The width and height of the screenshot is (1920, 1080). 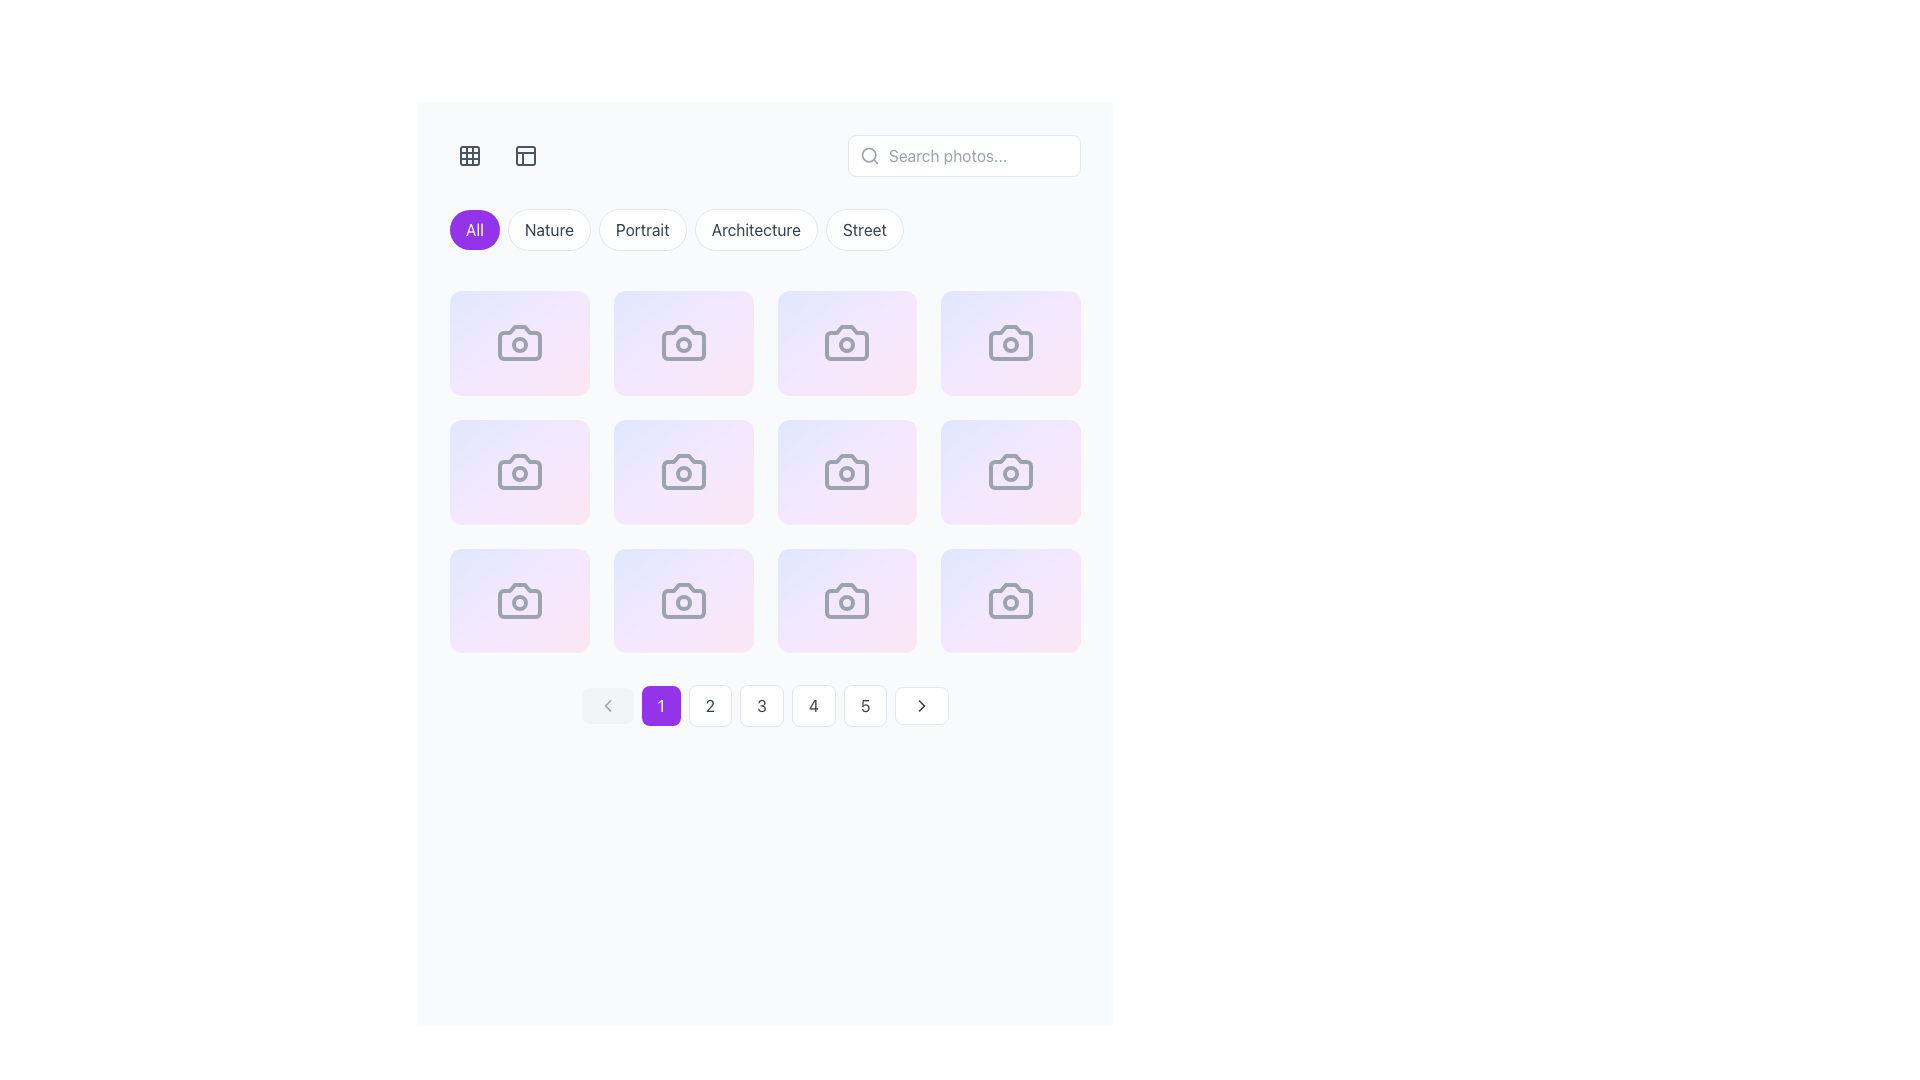 What do you see at coordinates (519, 600) in the screenshot?
I see `the third card in the third row of the gallery, which has a gradient background and a camera icon at its center` at bounding box center [519, 600].